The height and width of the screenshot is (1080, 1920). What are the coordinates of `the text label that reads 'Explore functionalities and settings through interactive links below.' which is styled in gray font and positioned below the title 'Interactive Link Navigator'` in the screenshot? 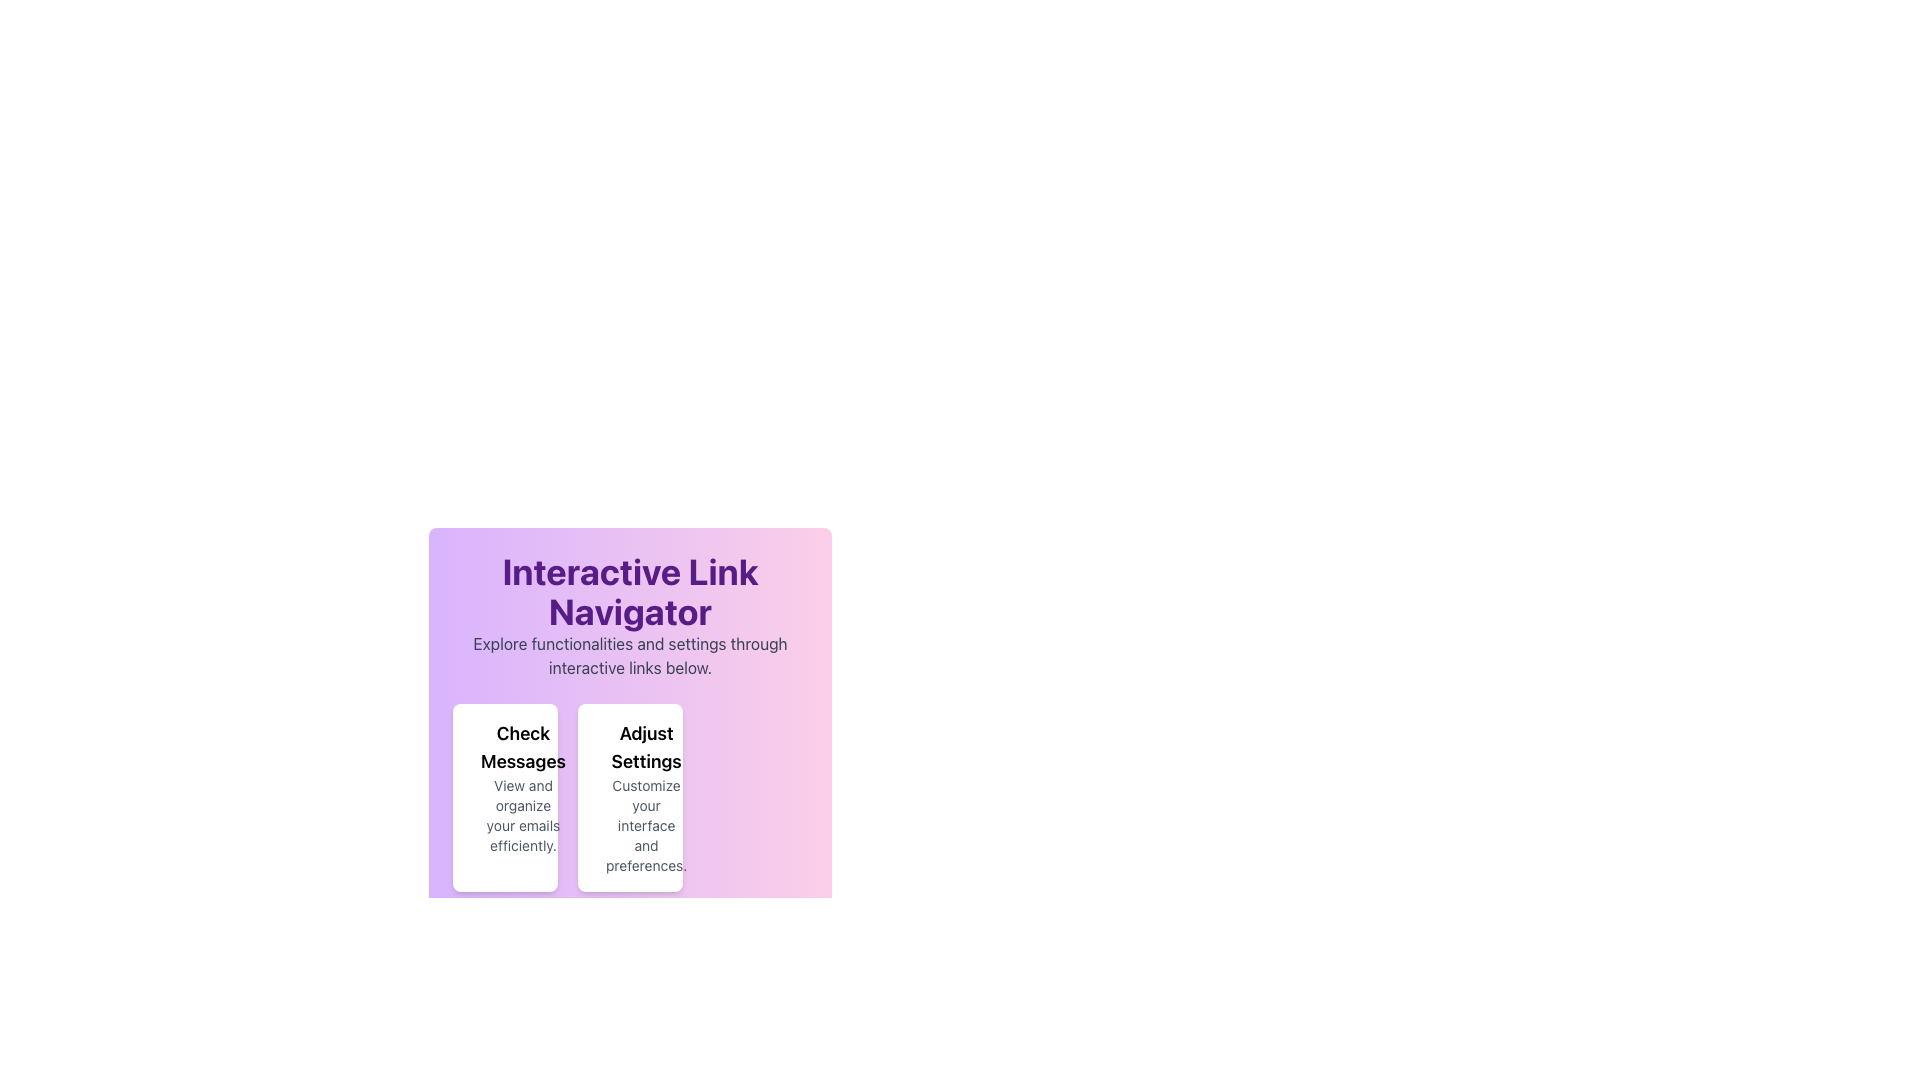 It's located at (629, 655).